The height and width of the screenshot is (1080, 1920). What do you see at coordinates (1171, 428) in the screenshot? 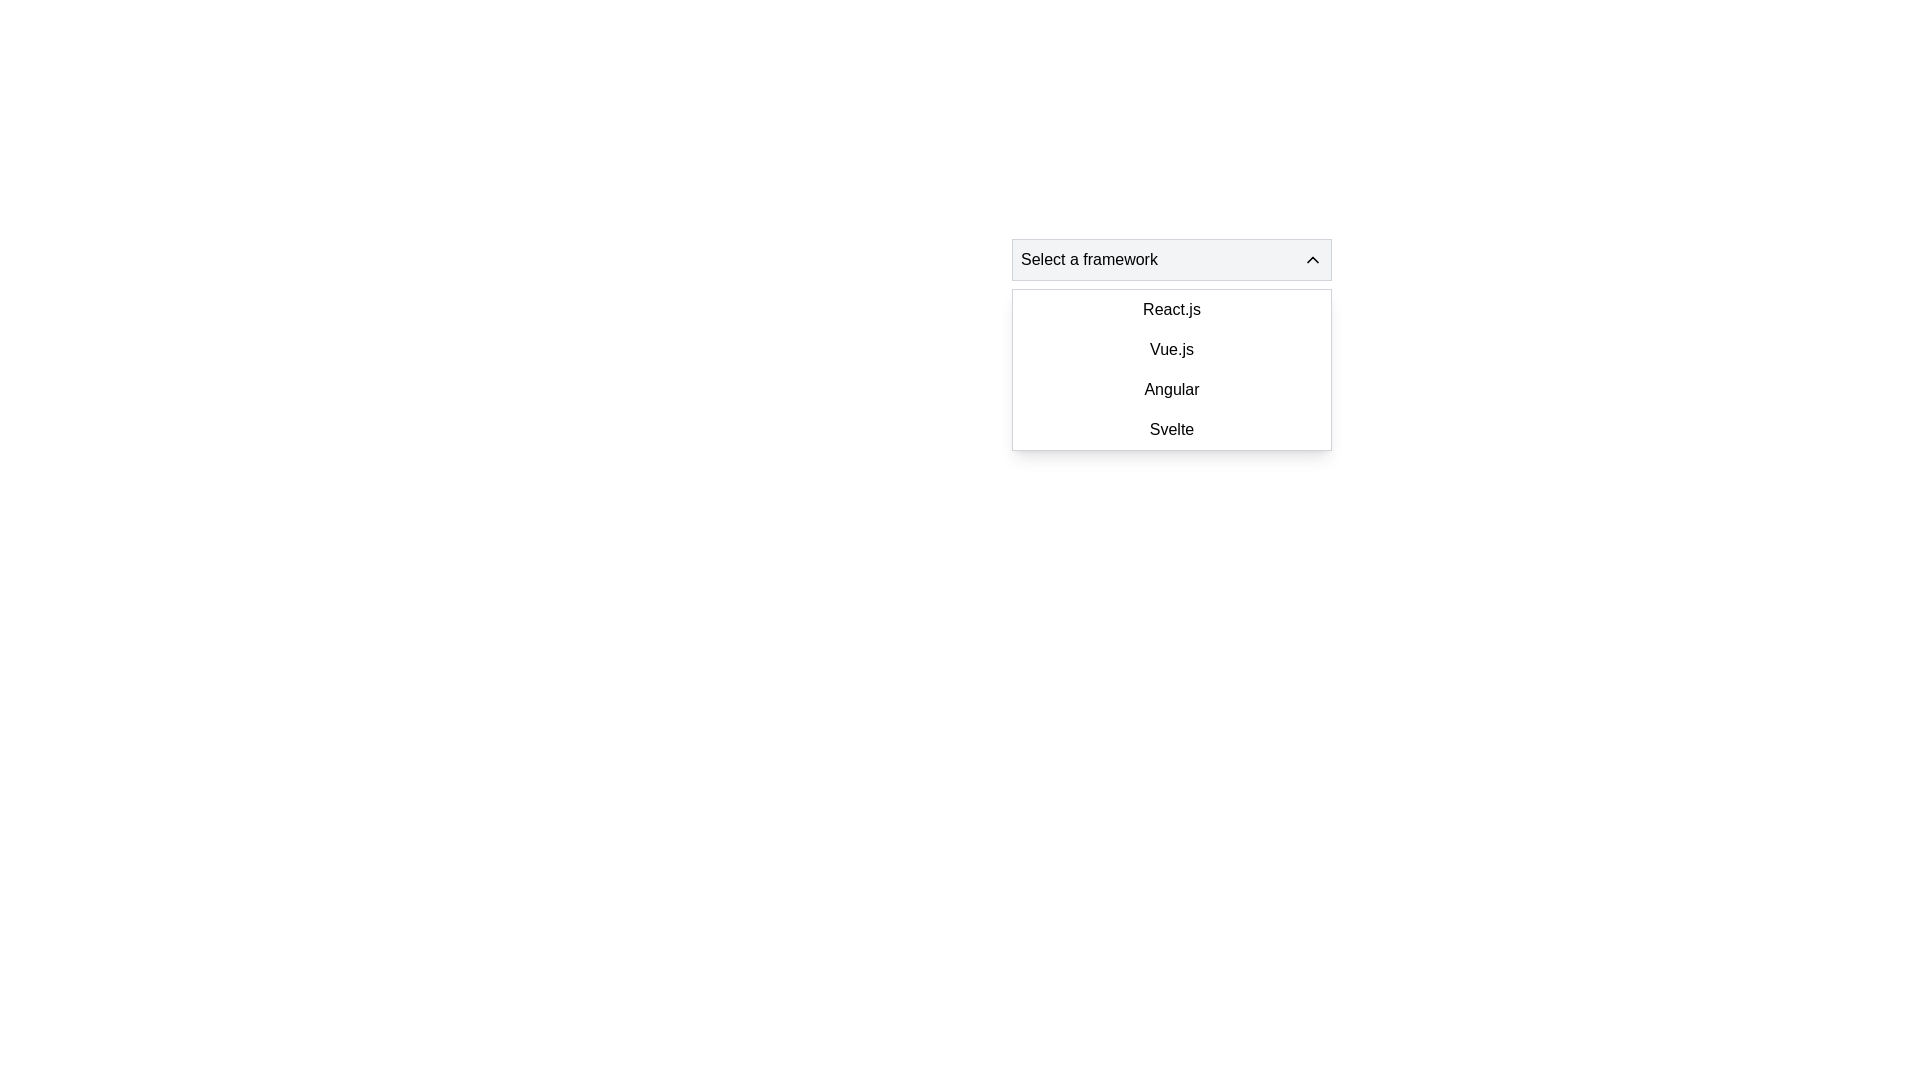
I see `the text label displaying 'Svelte' in the dropdown menu` at bounding box center [1171, 428].